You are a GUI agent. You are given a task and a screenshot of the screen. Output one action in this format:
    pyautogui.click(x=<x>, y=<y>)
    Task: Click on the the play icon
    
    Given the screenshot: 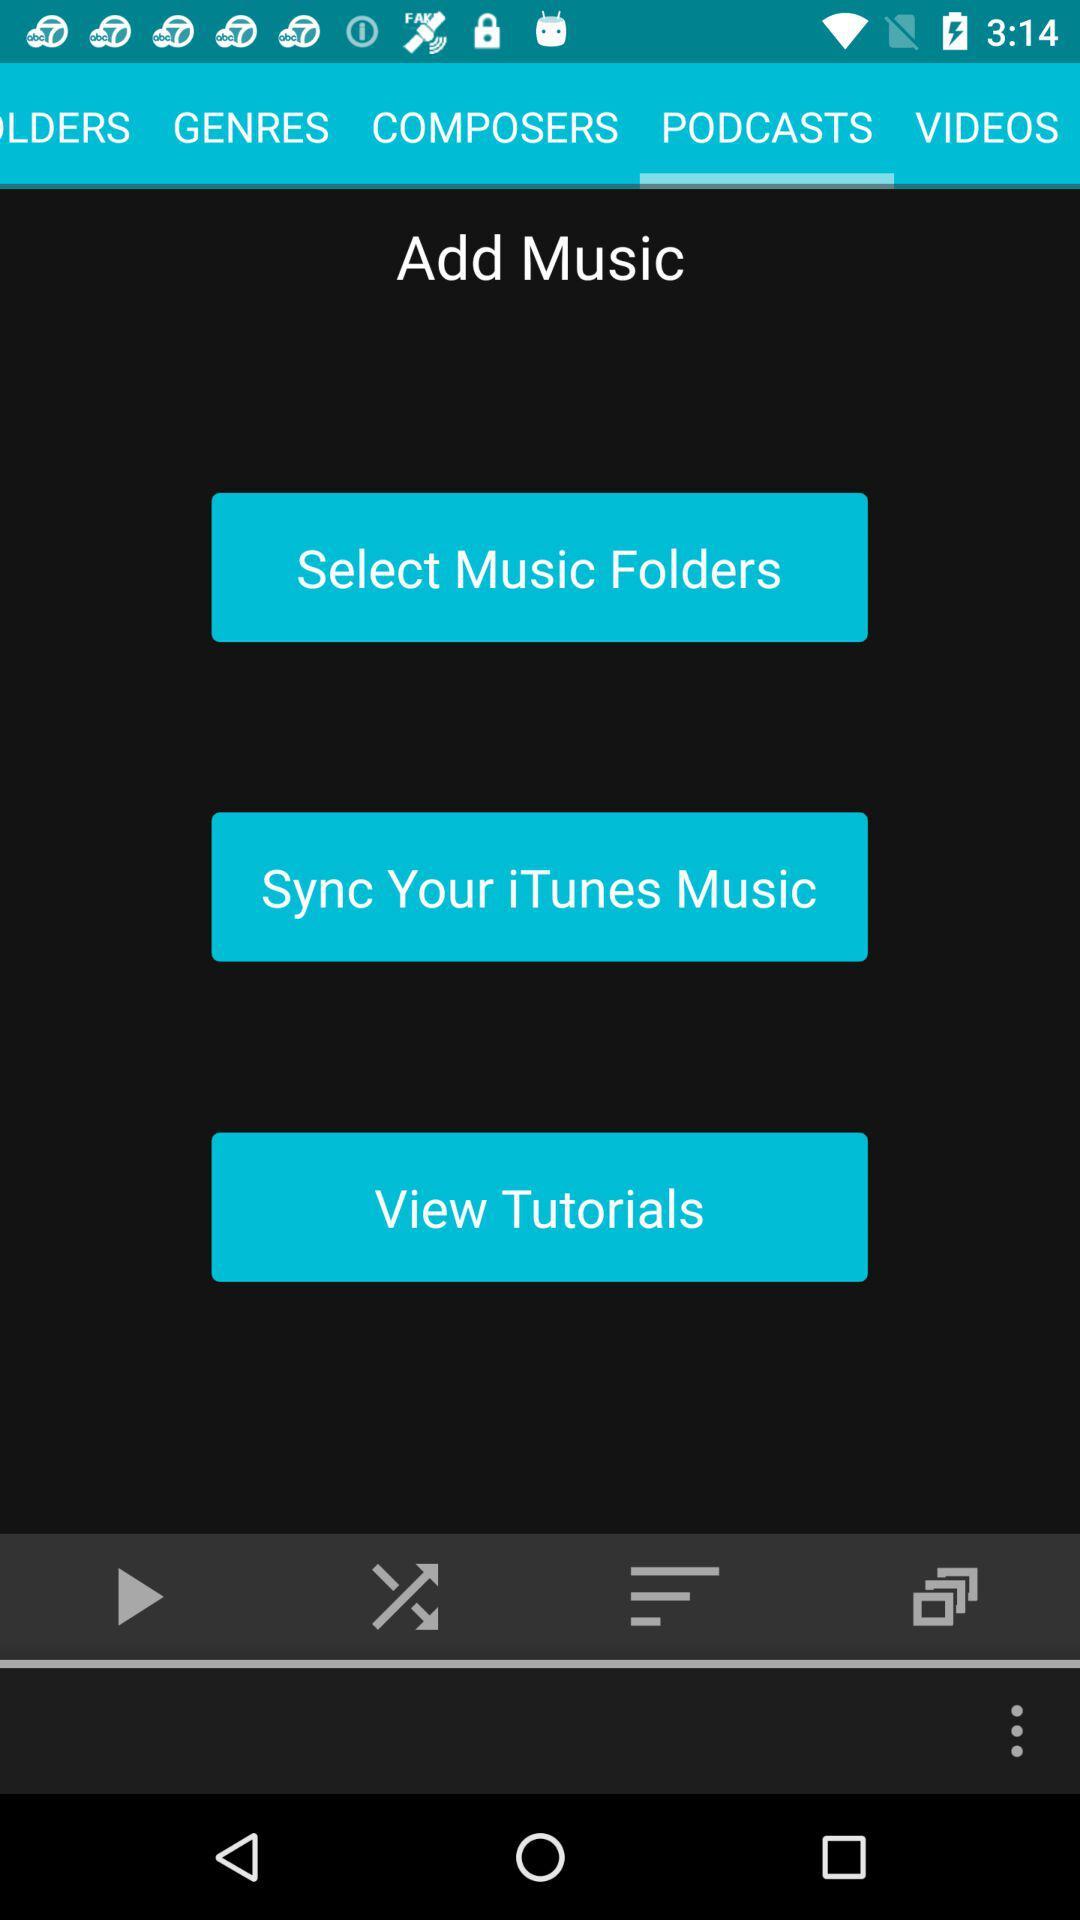 What is the action you would take?
    pyautogui.click(x=135, y=1595)
    